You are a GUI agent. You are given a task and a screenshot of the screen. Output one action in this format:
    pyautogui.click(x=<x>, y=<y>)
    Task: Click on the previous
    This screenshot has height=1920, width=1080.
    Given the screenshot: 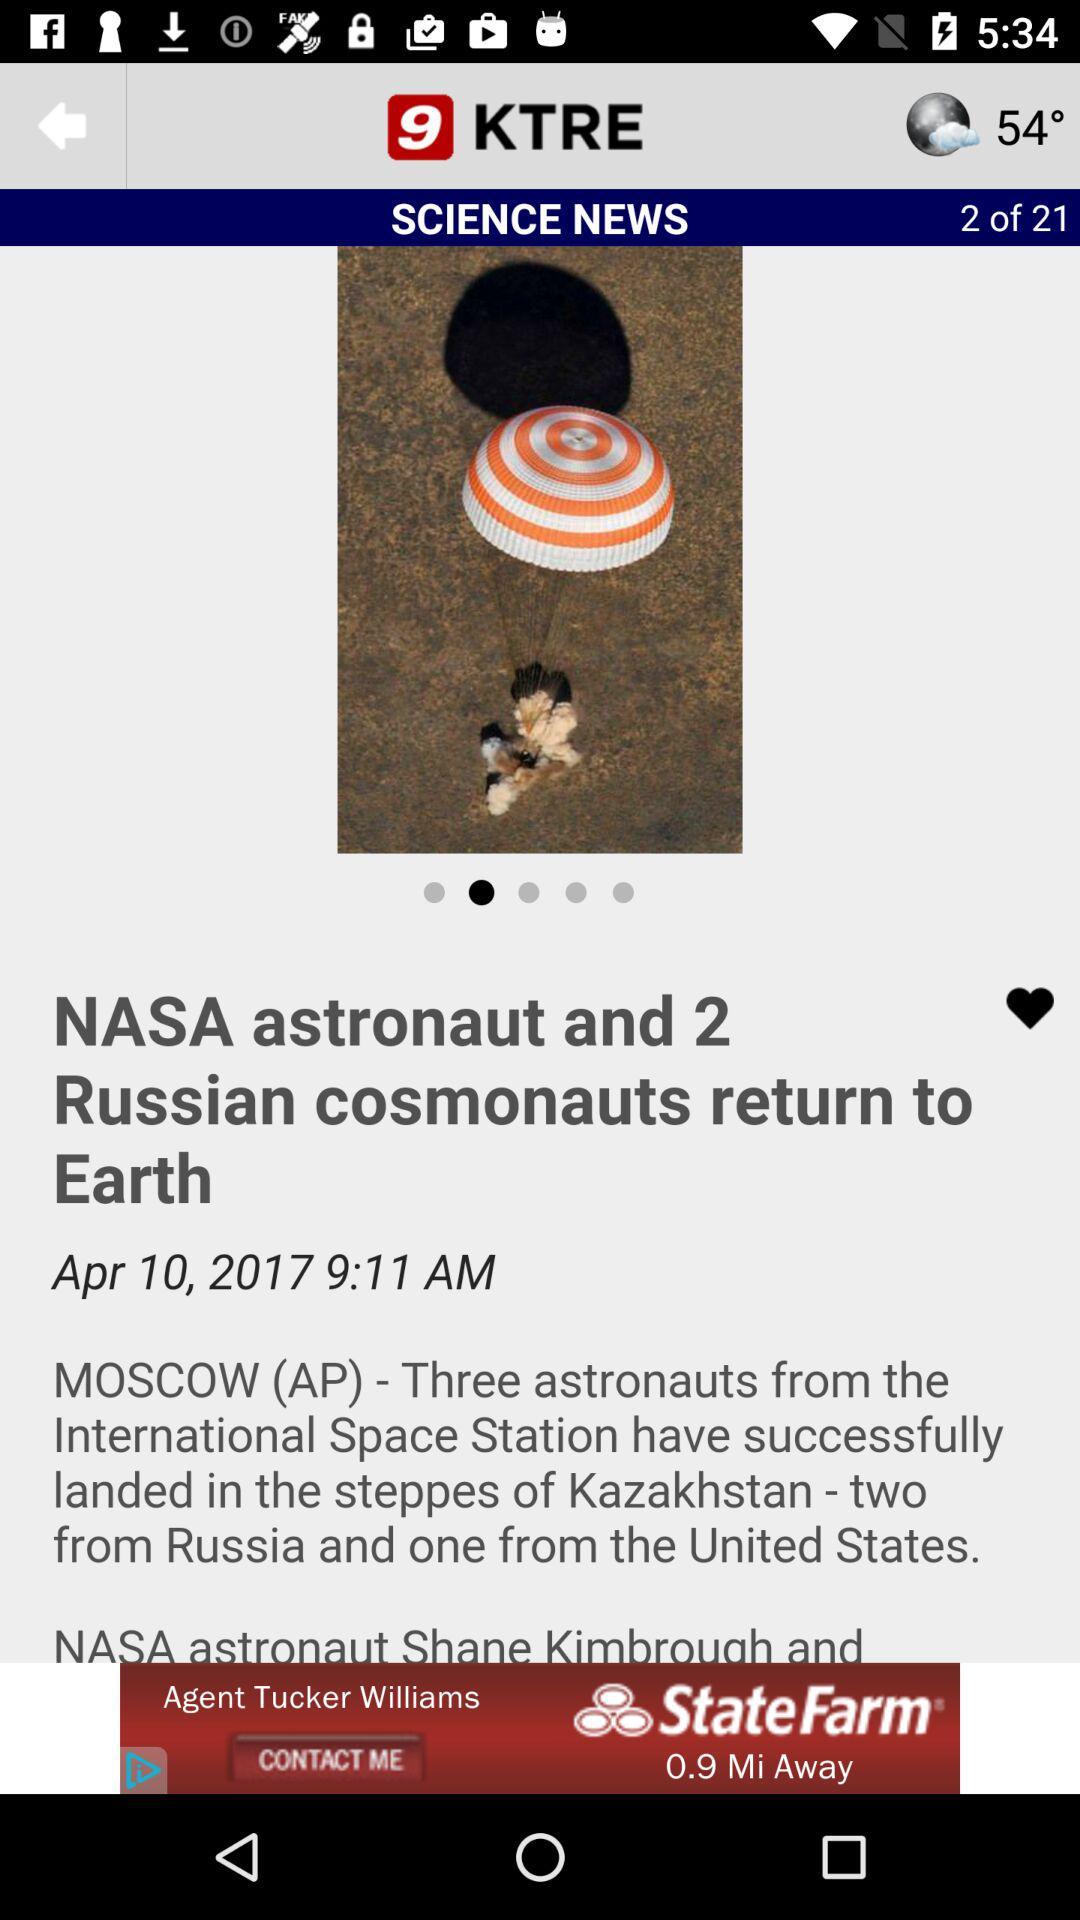 What is the action you would take?
    pyautogui.click(x=61, y=124)
    